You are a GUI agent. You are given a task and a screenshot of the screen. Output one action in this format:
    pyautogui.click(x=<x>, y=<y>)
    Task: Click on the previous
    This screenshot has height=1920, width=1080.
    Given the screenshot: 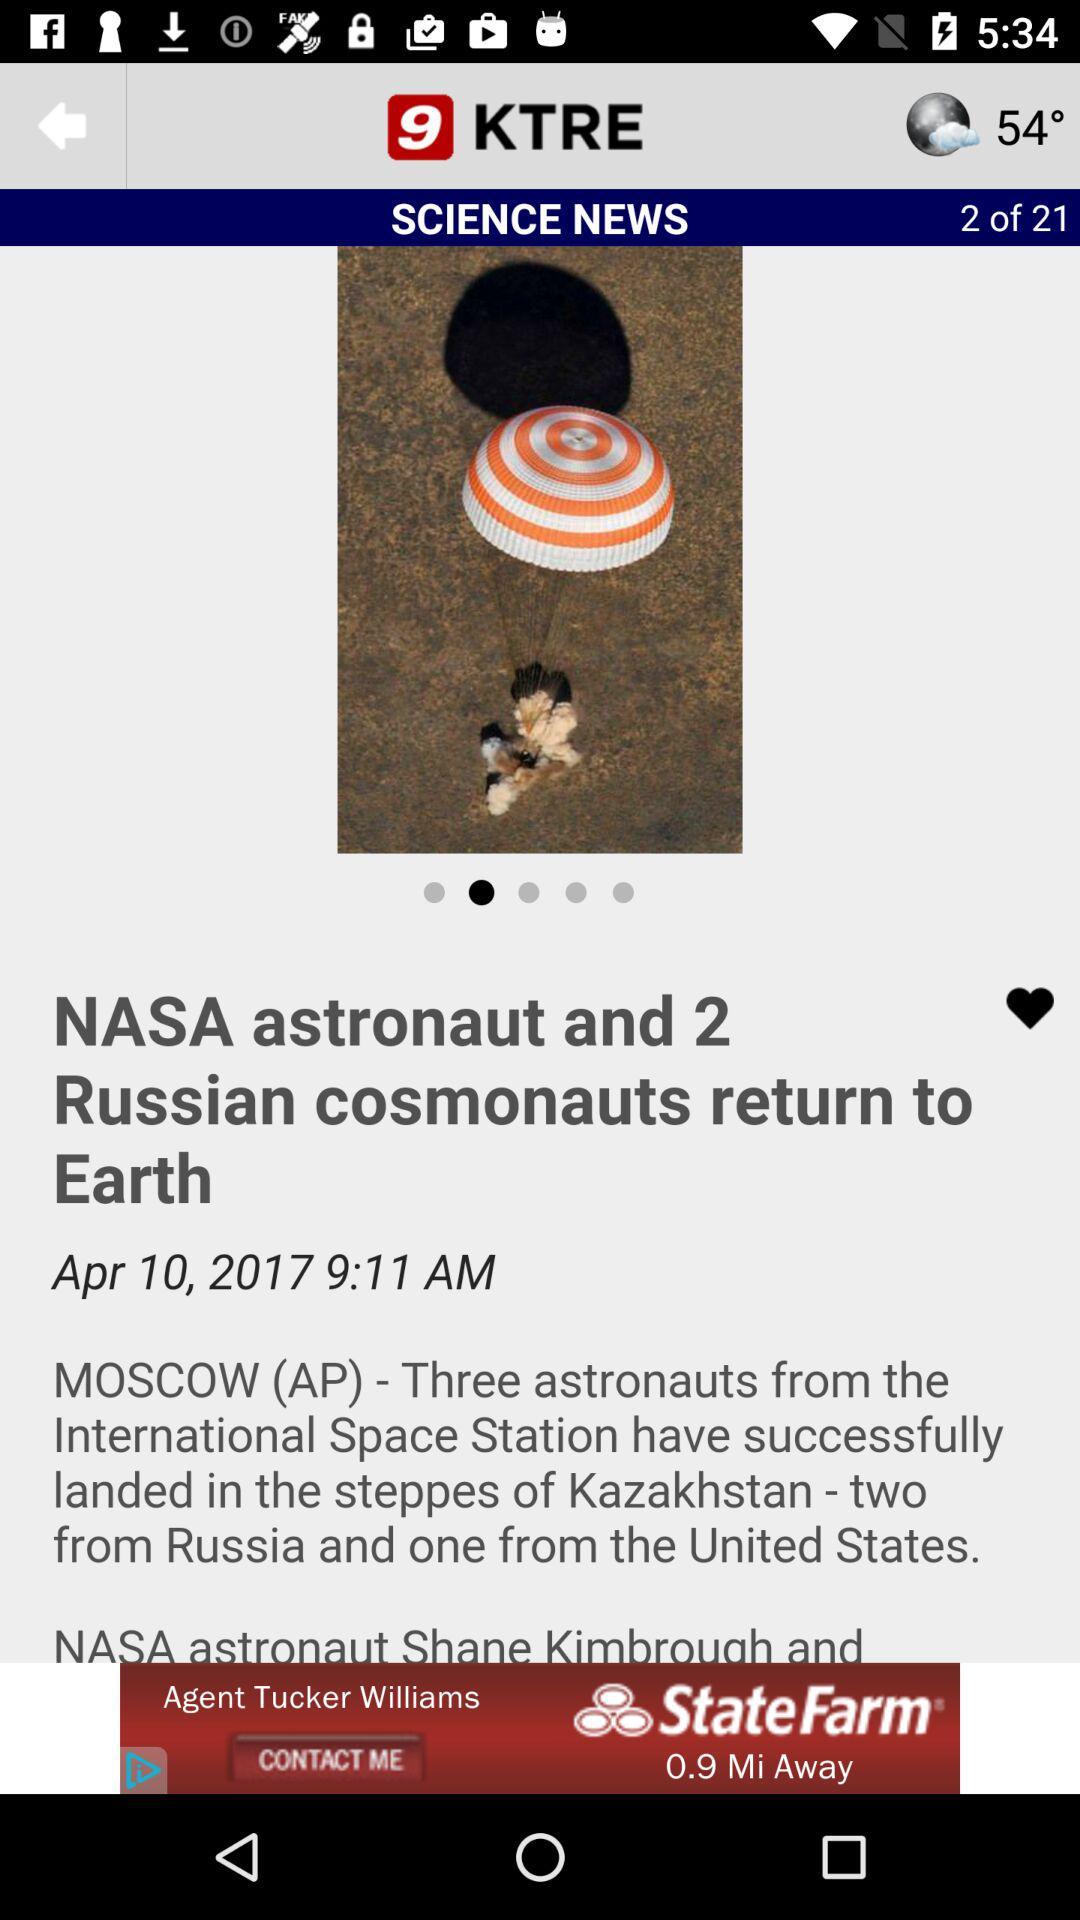 What is the action you would take?
    pyautogui.click(x=61, y=124)
    